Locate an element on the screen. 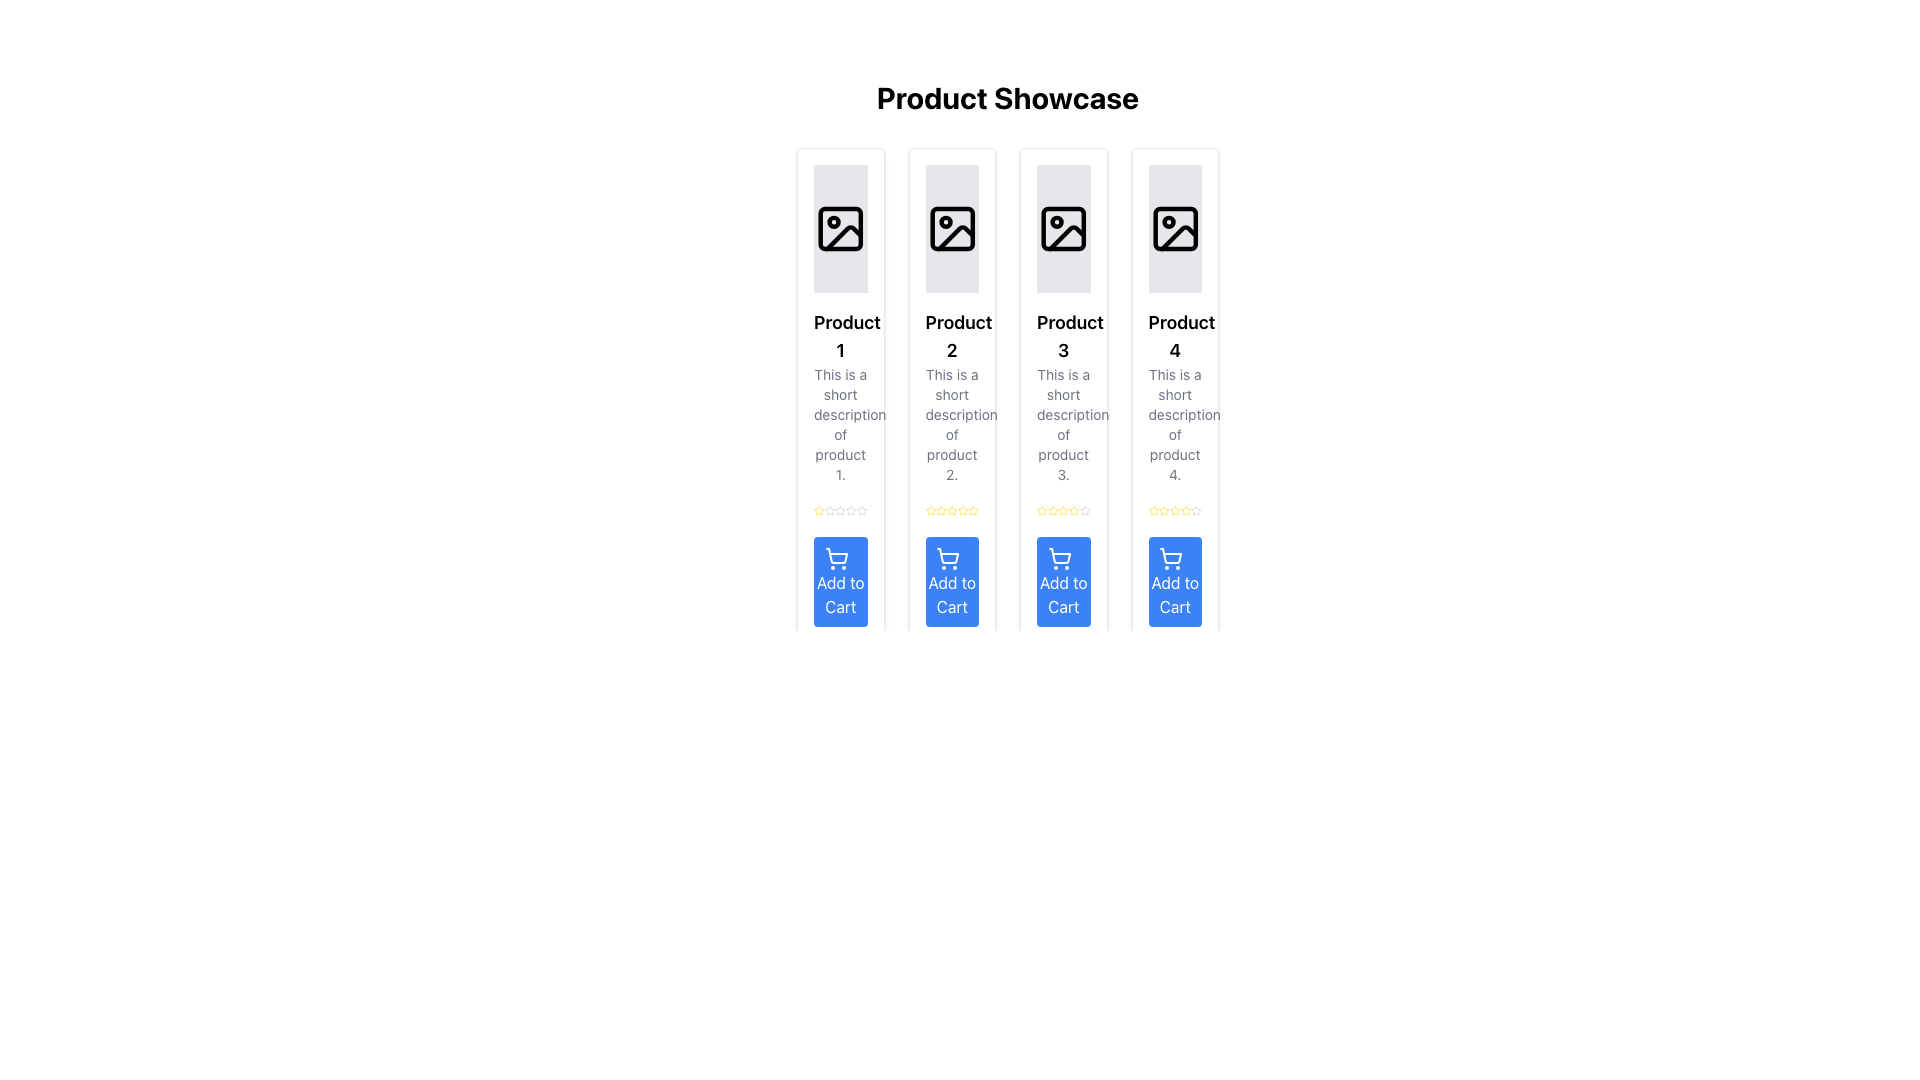 Image resolution: width=1920 pixels, height=1080 pixels. the text label that identifies the title or name of the product displayed in the first product card, which is centrally aligned above the description text is located at coordinates (840, 335).